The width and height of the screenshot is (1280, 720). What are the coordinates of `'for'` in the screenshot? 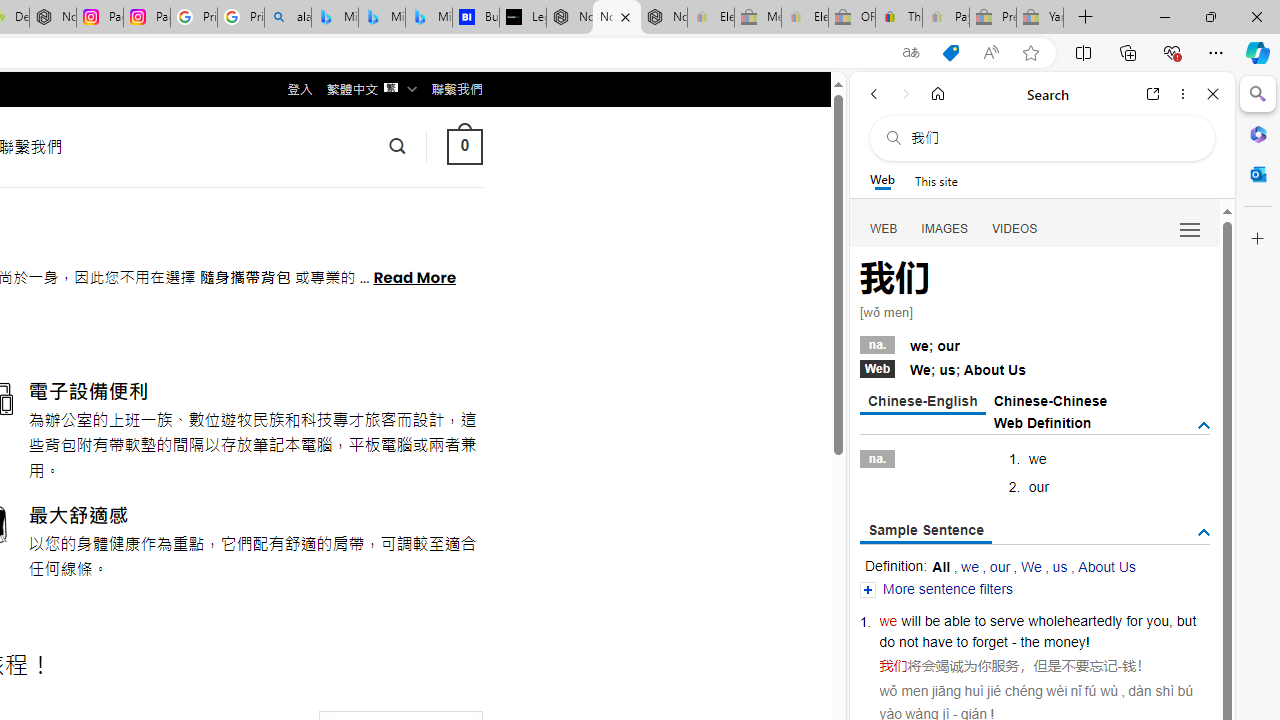 It's located at (1134, 620).